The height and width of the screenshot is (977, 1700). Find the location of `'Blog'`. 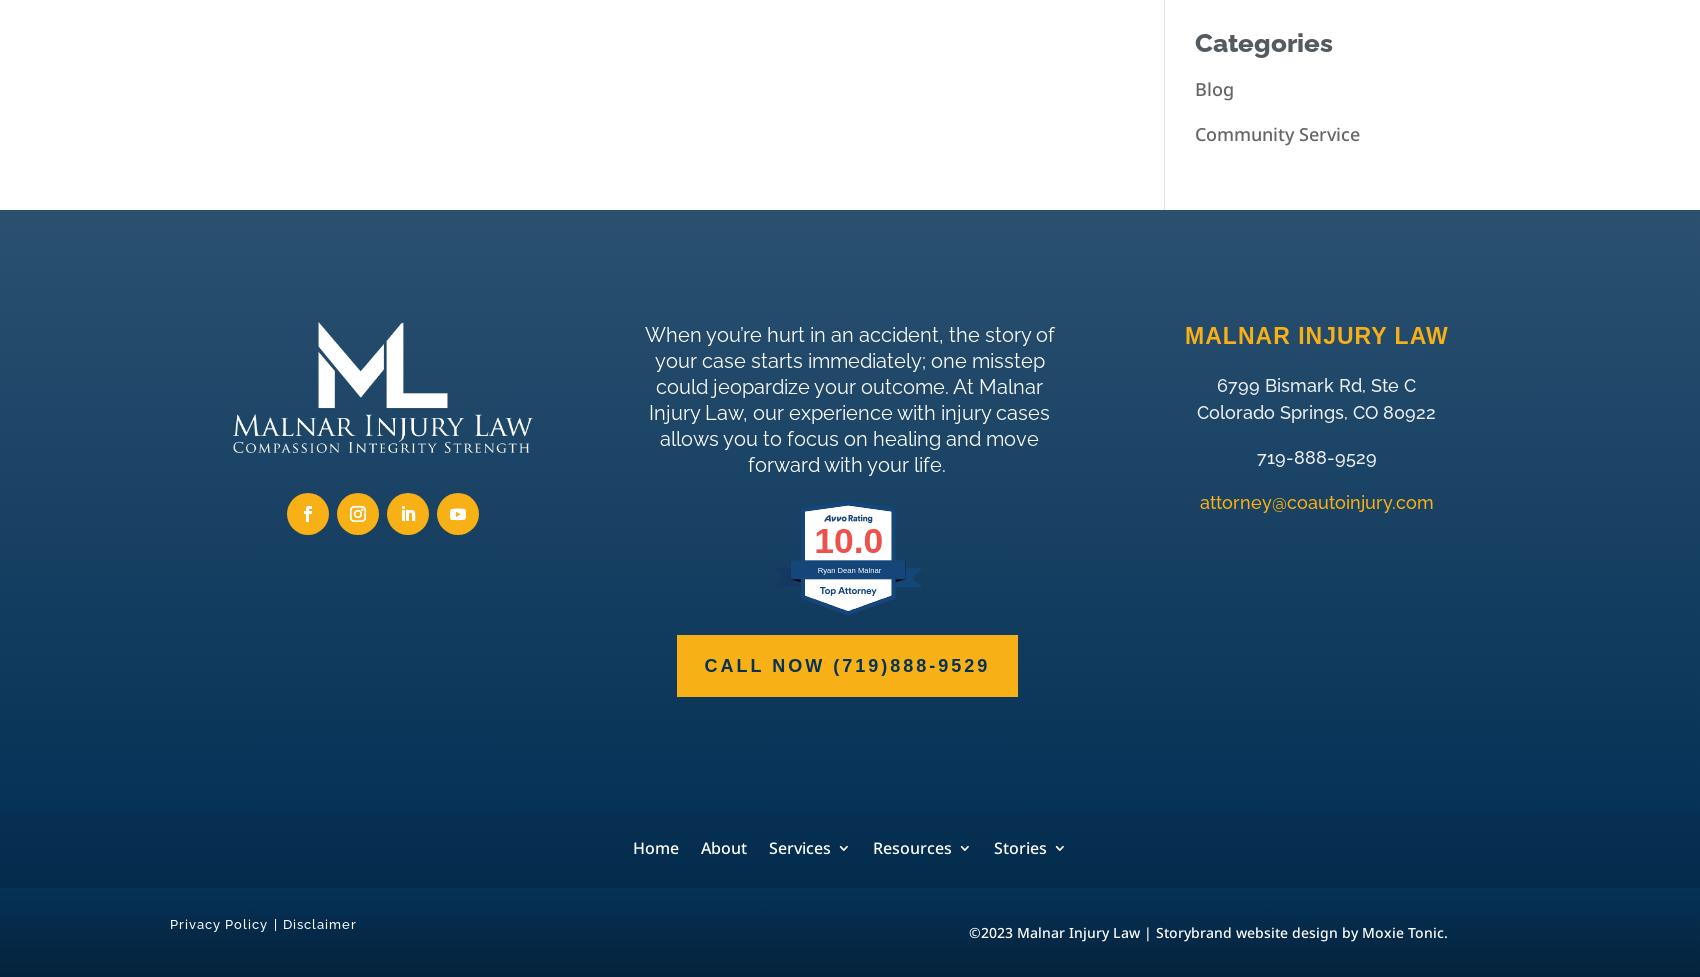

'Blog' is located at coordinates (1212, 89).